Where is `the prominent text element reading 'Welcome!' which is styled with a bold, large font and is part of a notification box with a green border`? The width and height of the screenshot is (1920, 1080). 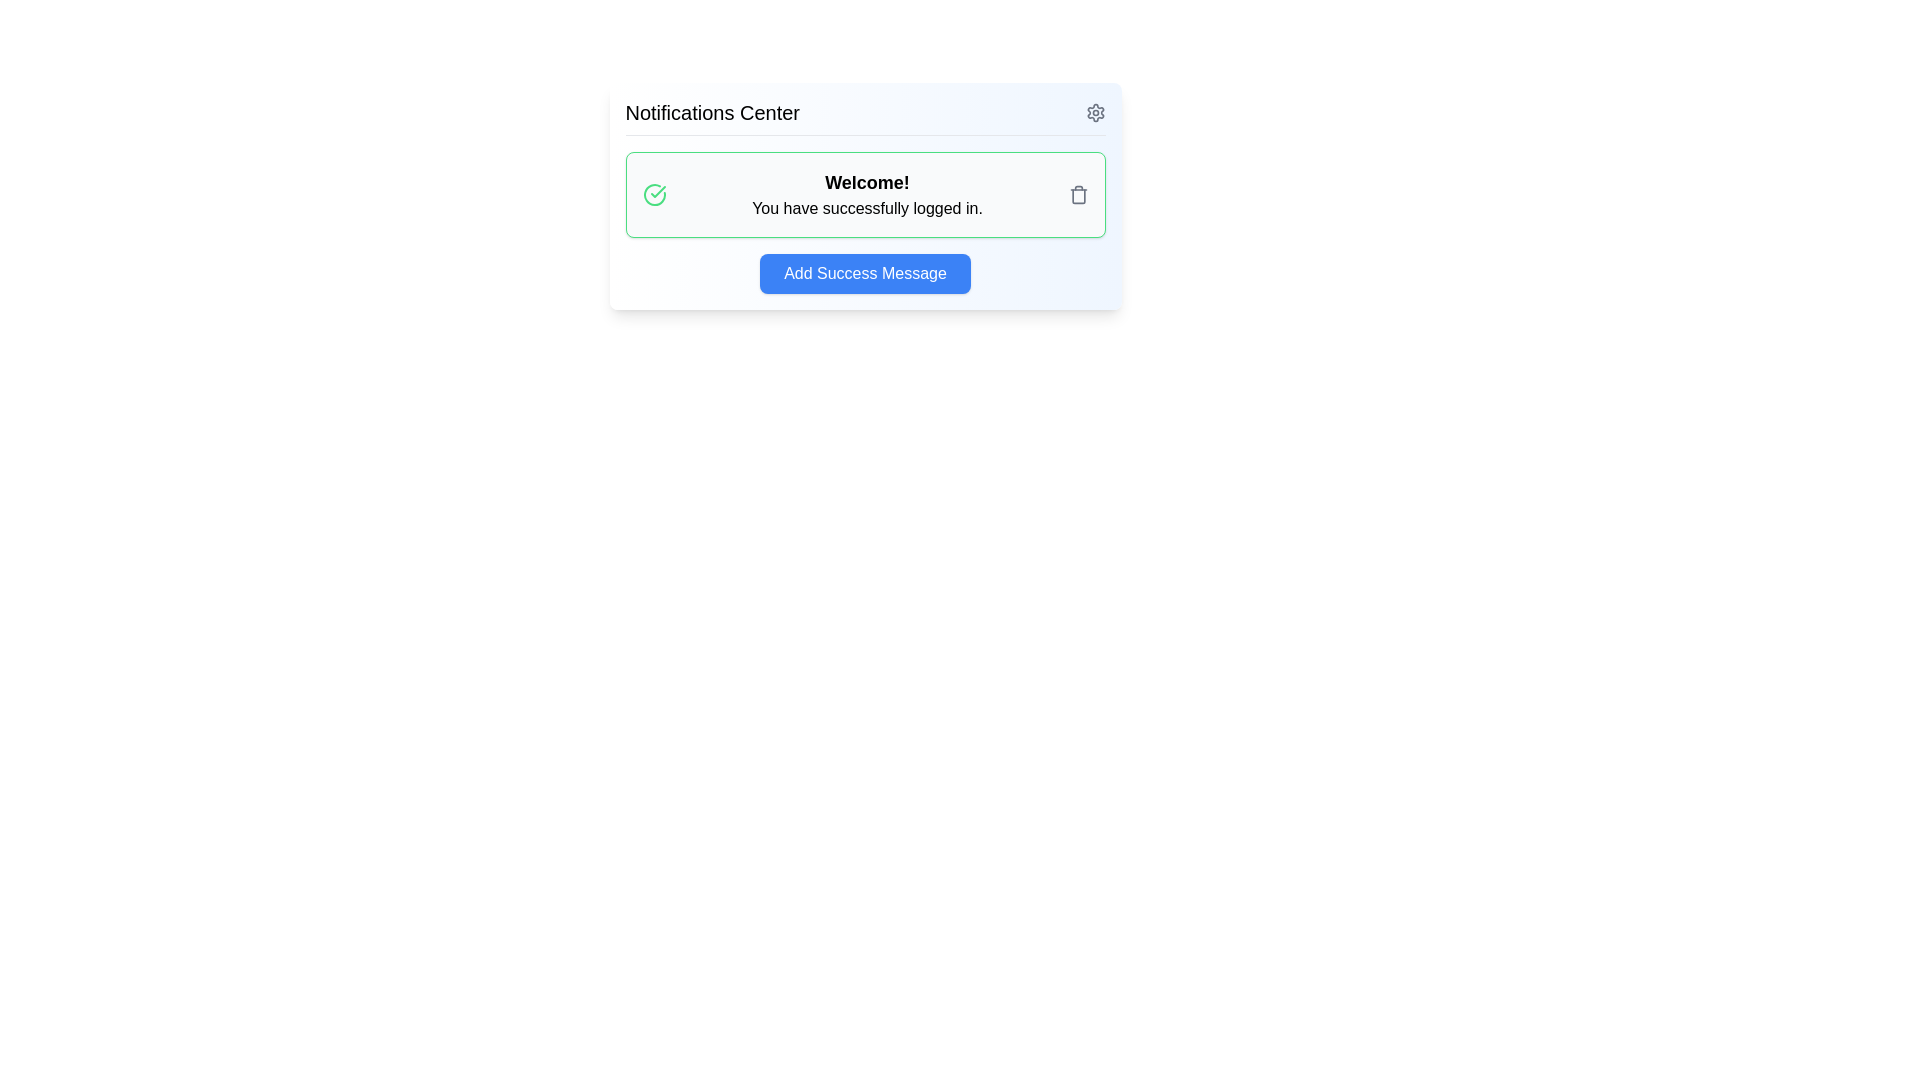
the prominent text element reading 'Welcome!' which is styled with a bold, large font and is part of a notification box with a green border is located at coordinates (867, 182).